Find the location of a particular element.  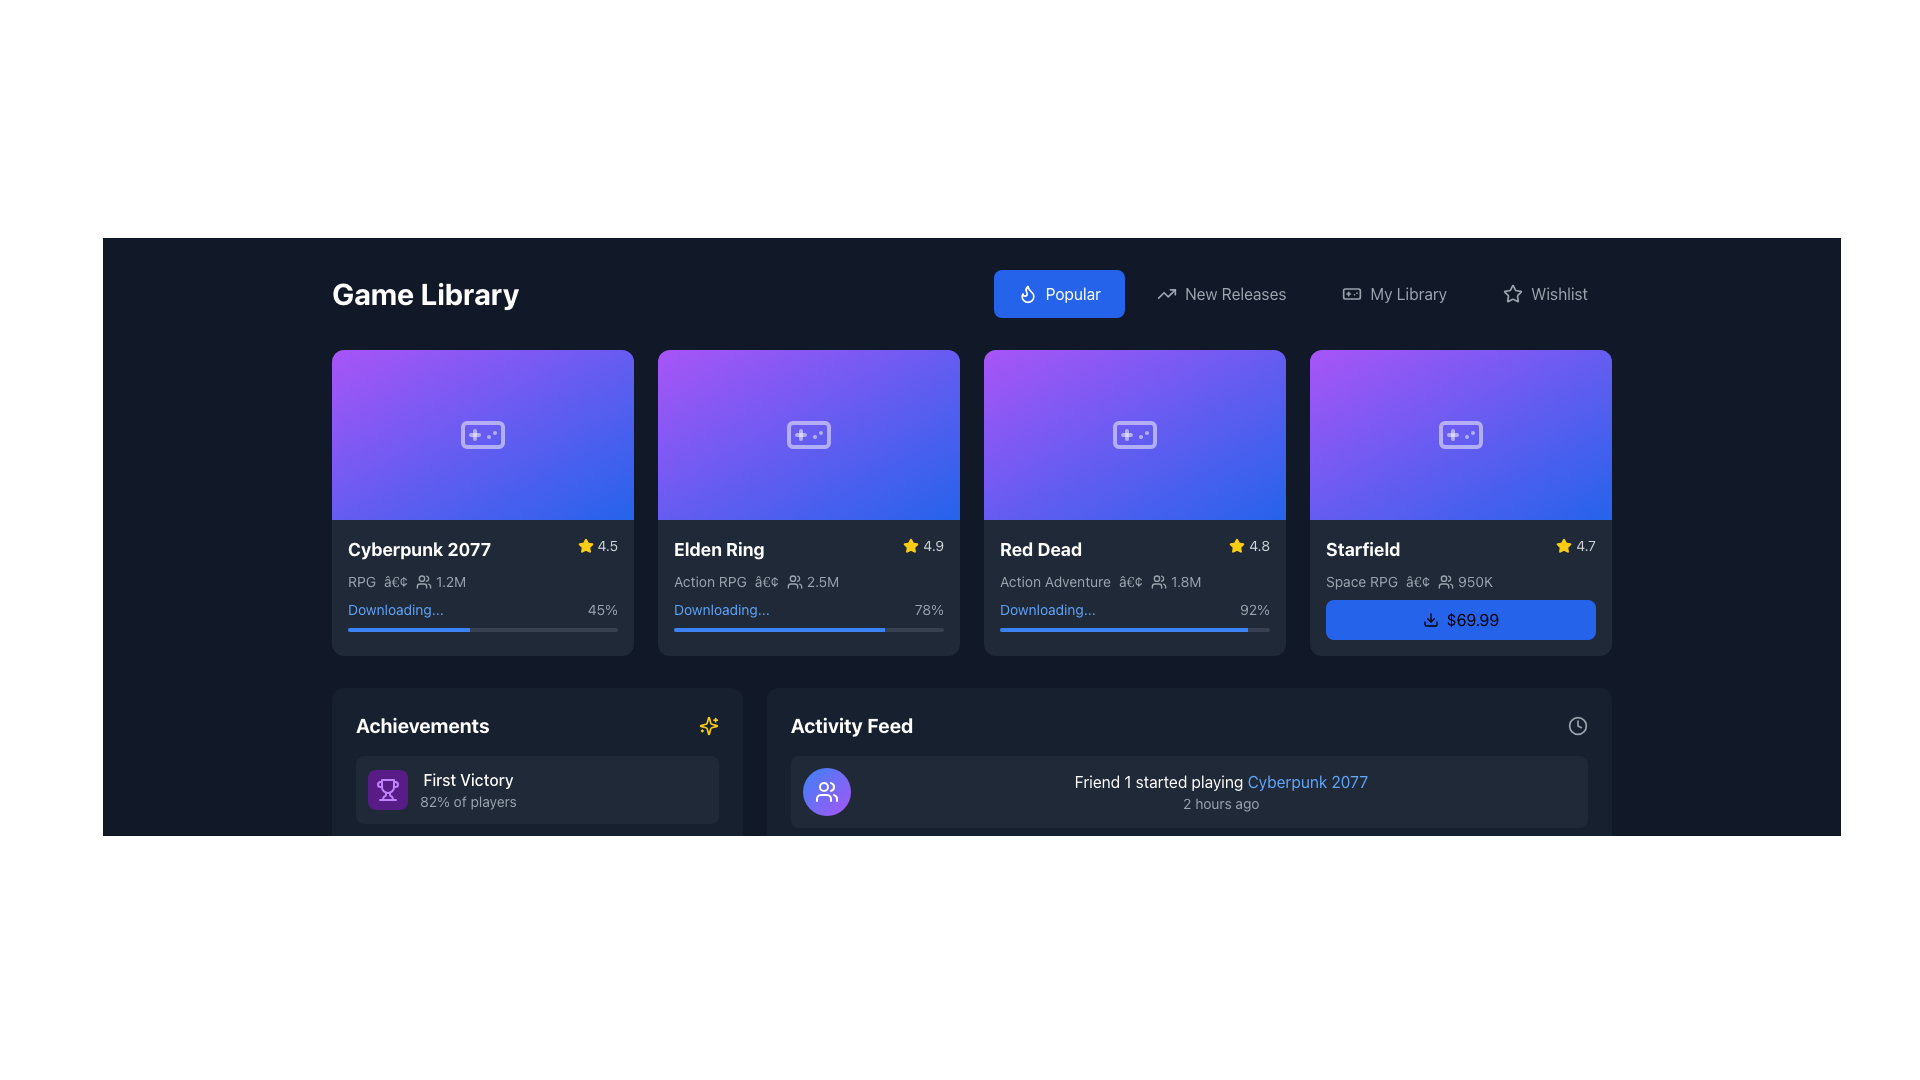

the progress indicator located on the third card from the left in the row underneath the 'Popular' section, which visually represents 78% completion in a narrow progress bar is located at coordinates (778, 628).